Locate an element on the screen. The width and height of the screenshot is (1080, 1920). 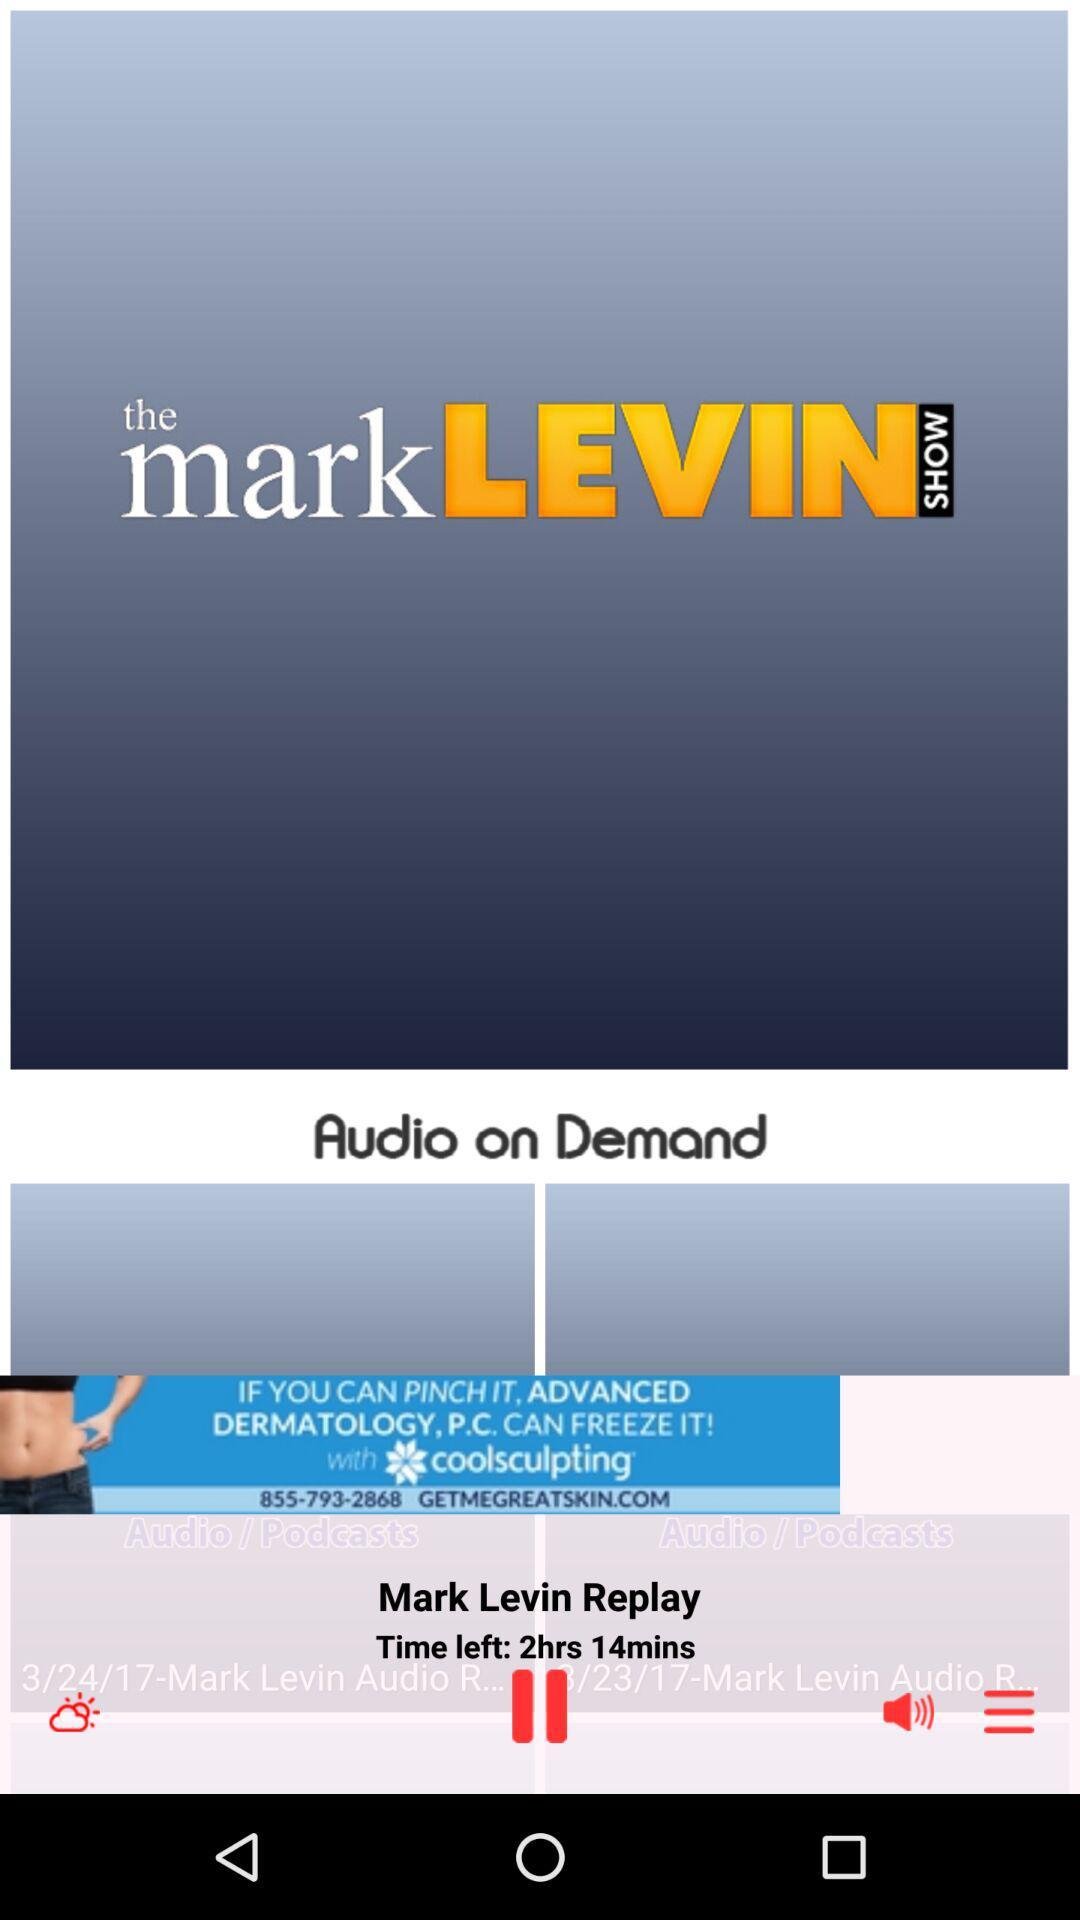
the menu icon is located at coordinates (1009, 1832).